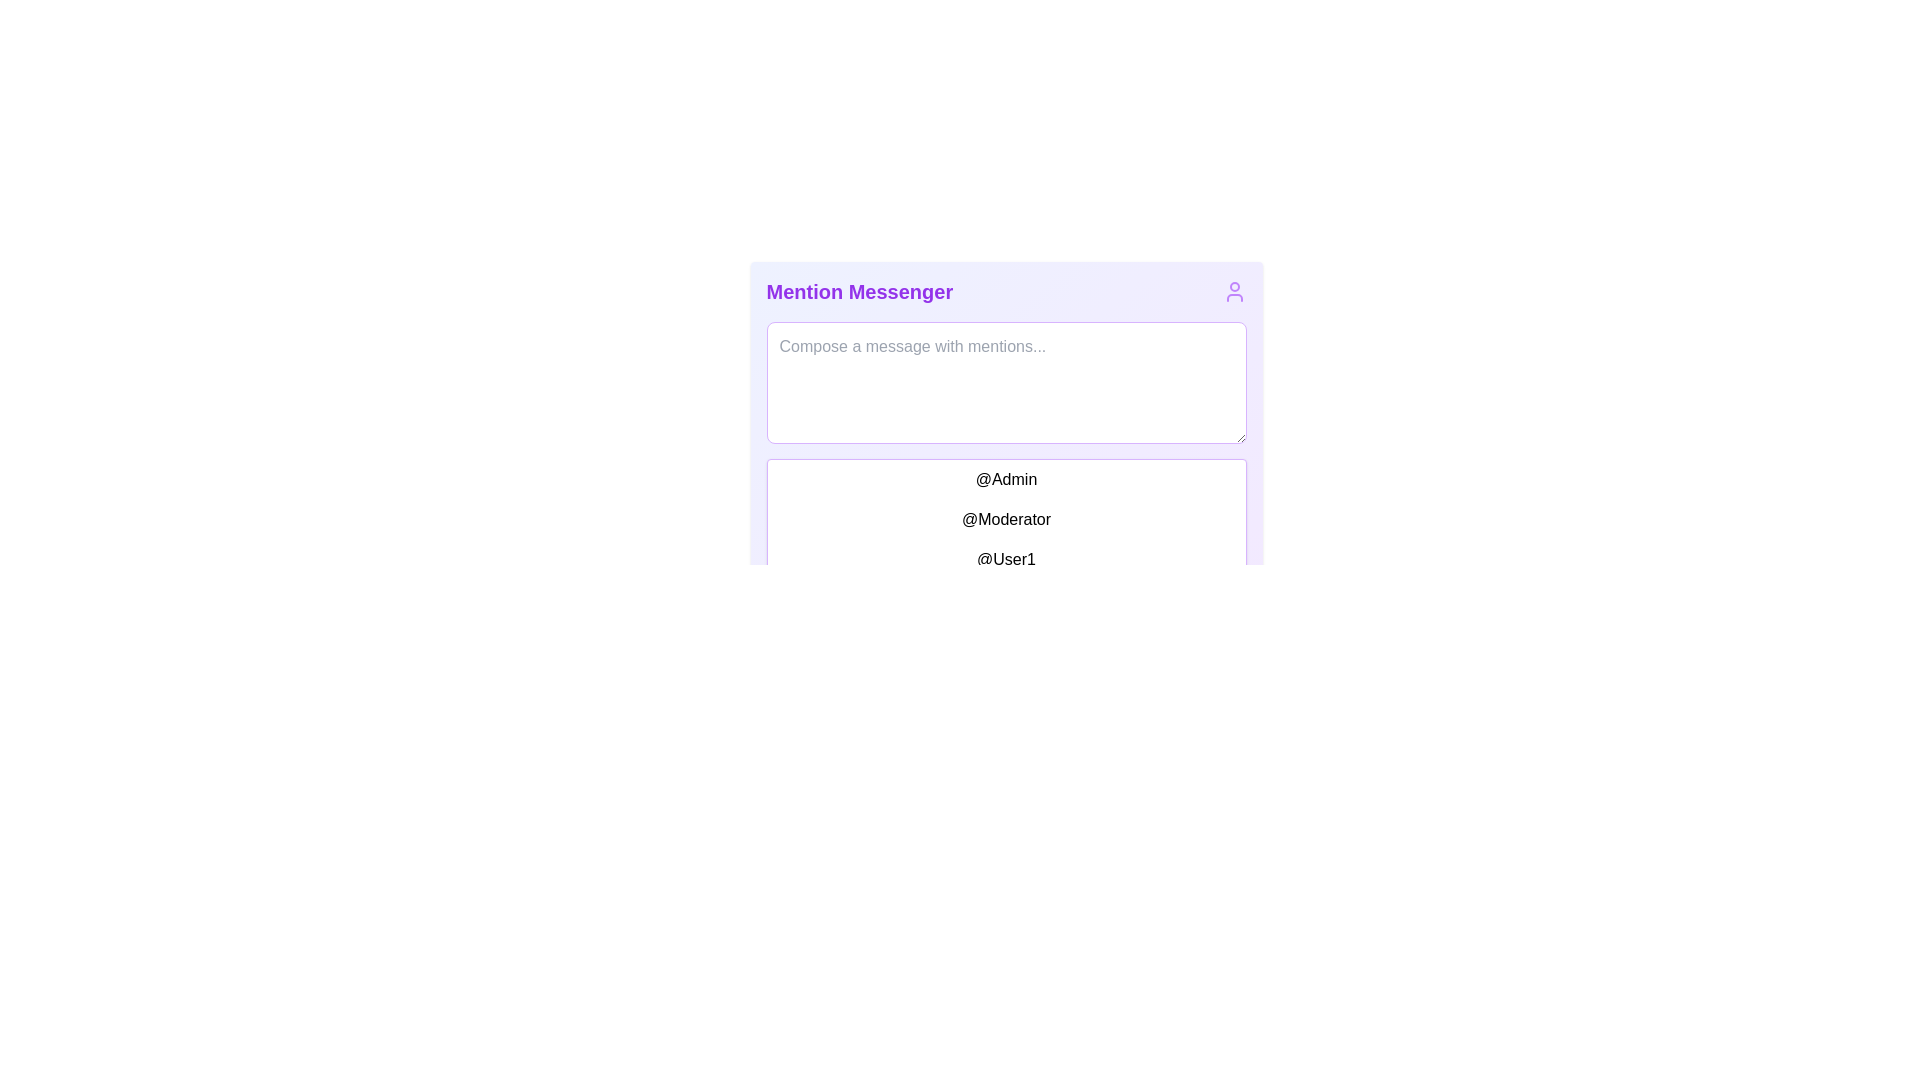  What do you see at coordinates (1006, 540) in the screenshot?
I see `the '@User1' entry in the Dropdown menu within the 'Mention Messenger' modal, which features a white background, purple border, and shadowed corners` at bounding box center [1006, 540].